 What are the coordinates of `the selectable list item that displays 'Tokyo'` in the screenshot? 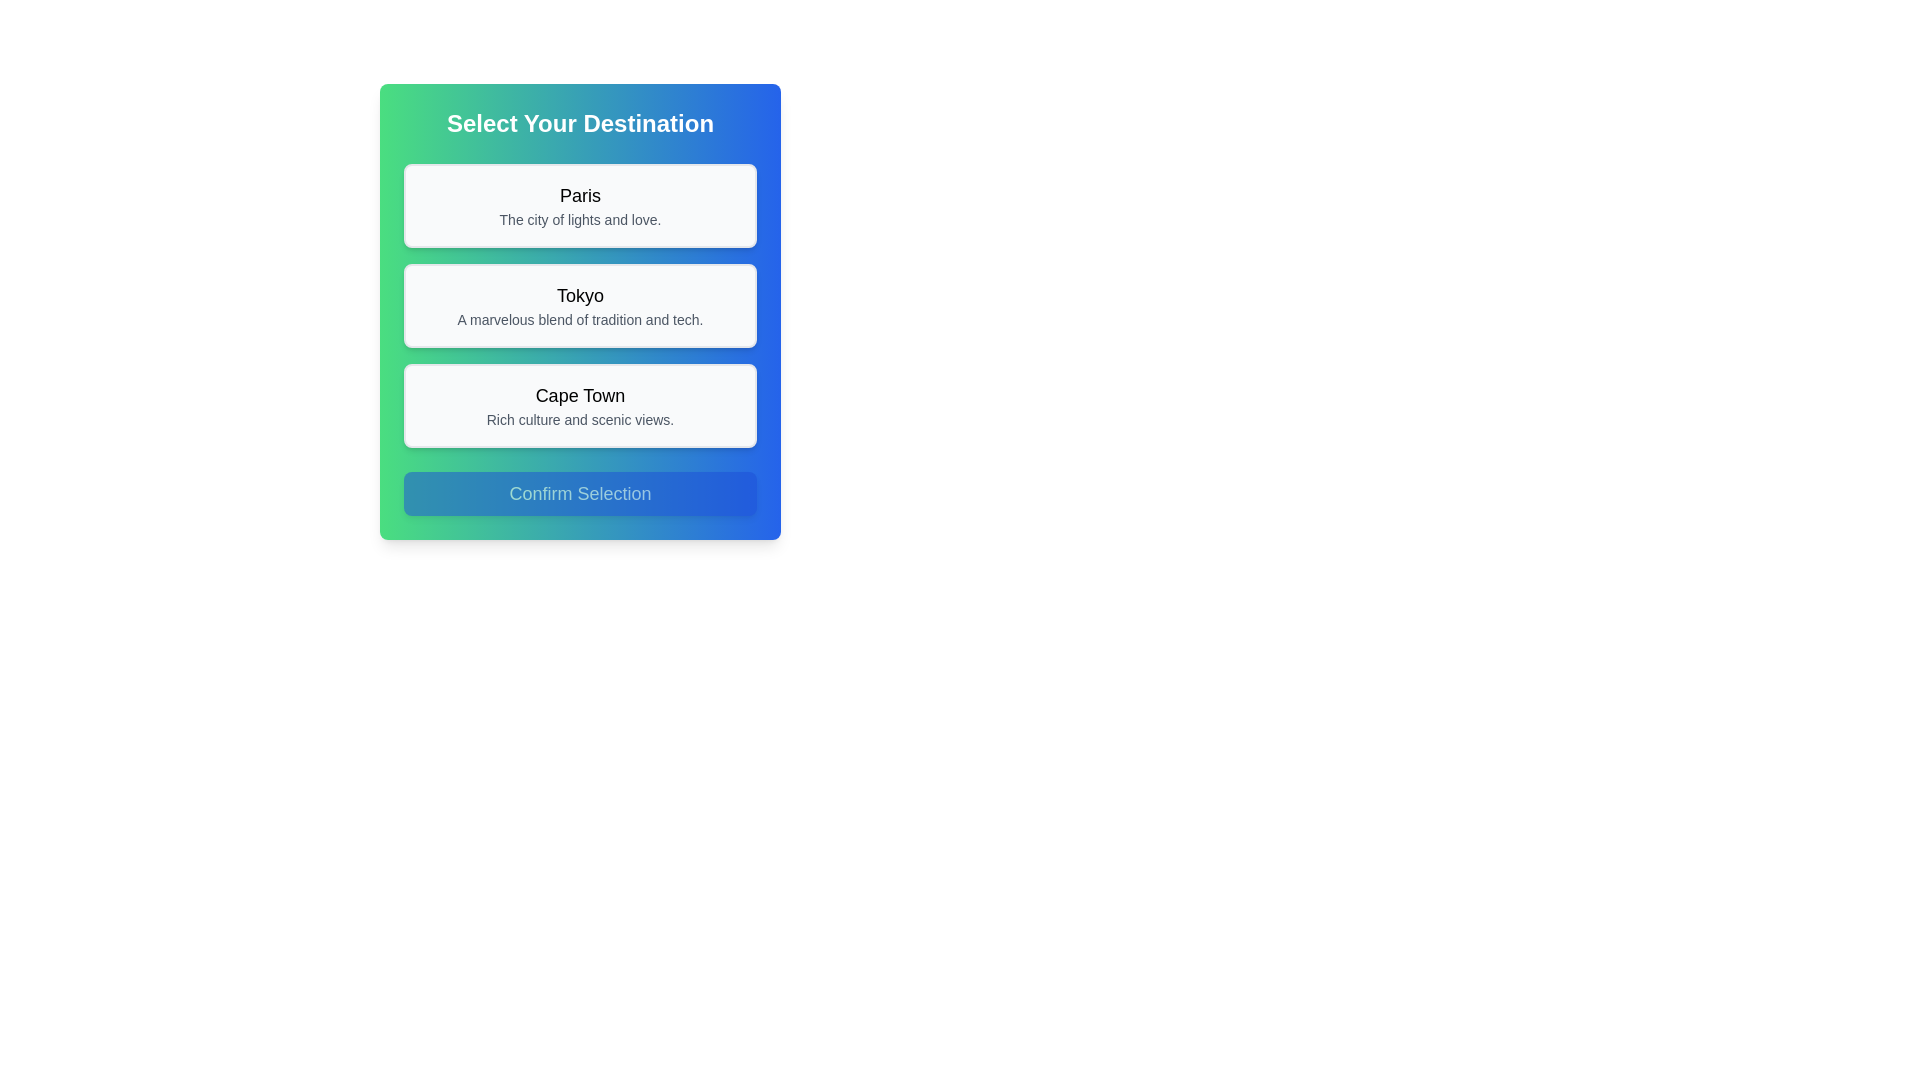 It's located at (579, 305).